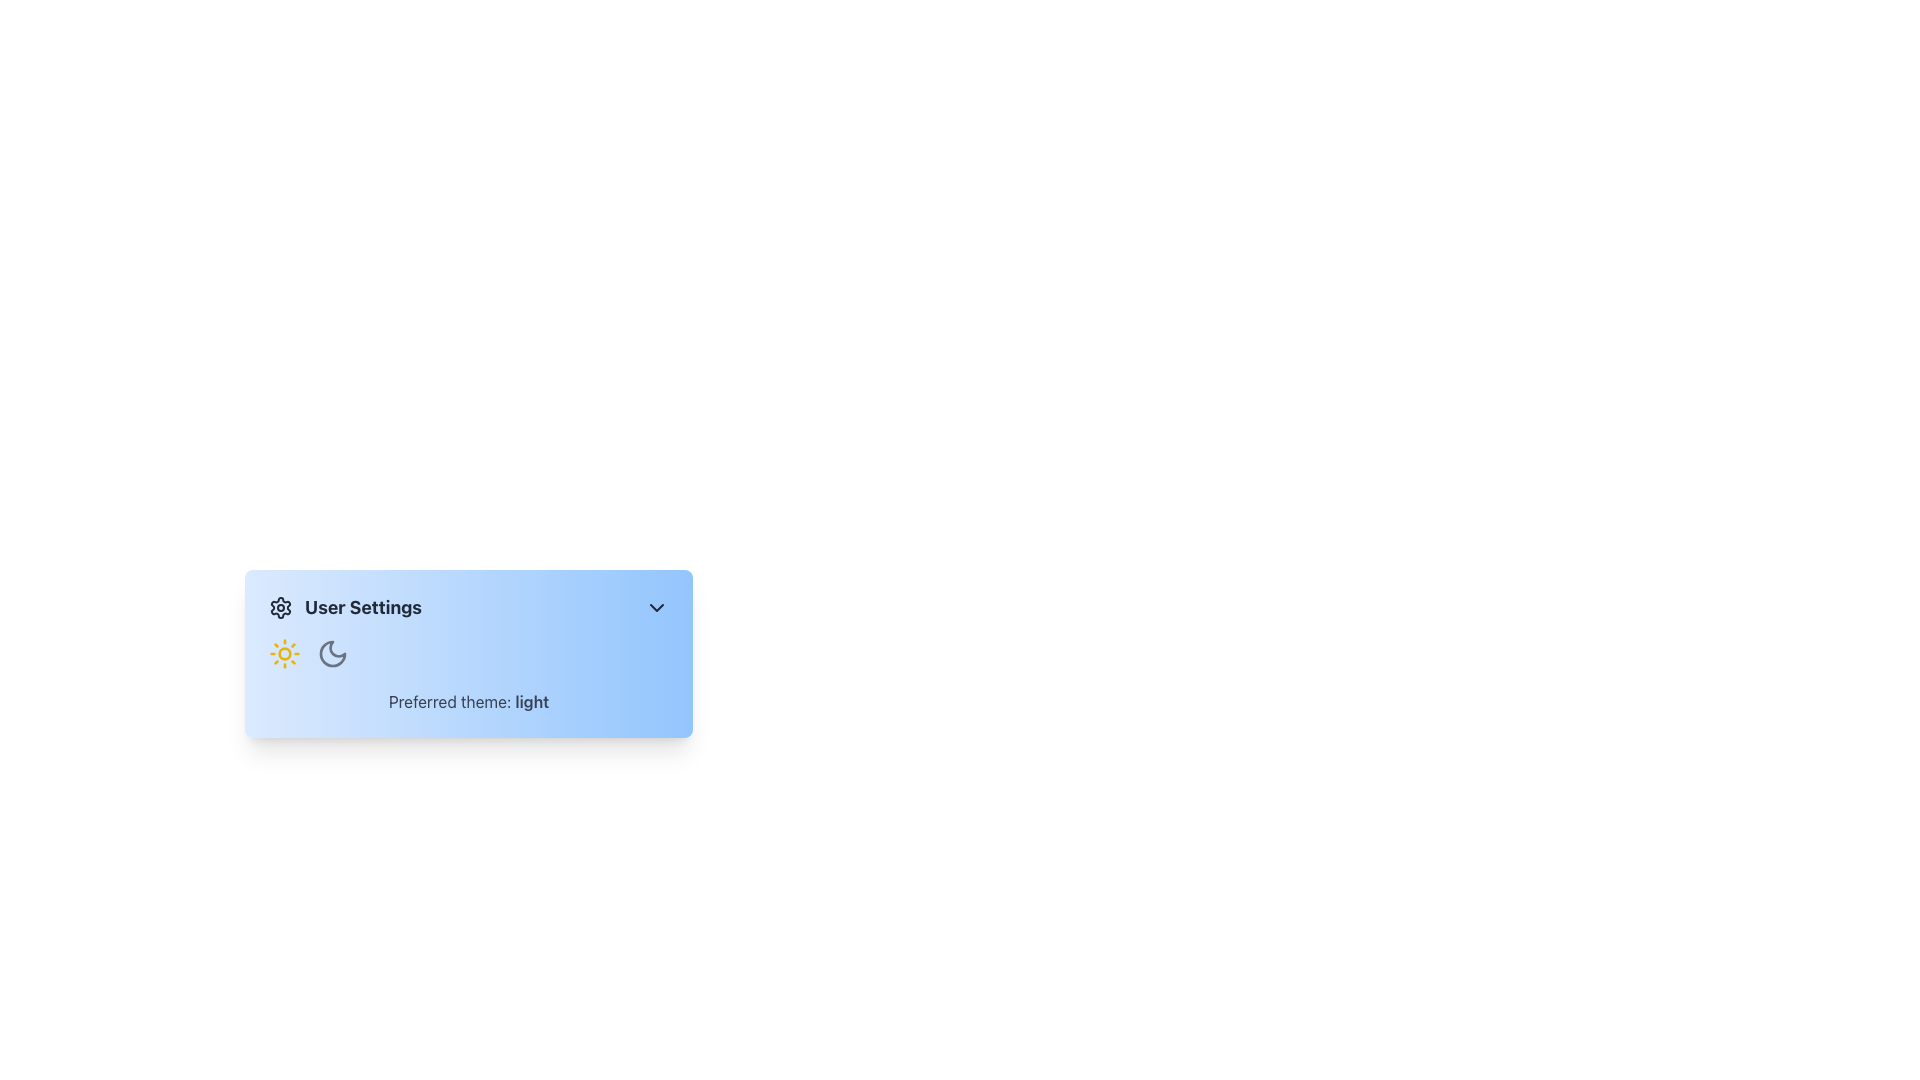  I want to click on the gear icon representing settings, which is located to the left of the 'User Settings' text, so click(280, 607).